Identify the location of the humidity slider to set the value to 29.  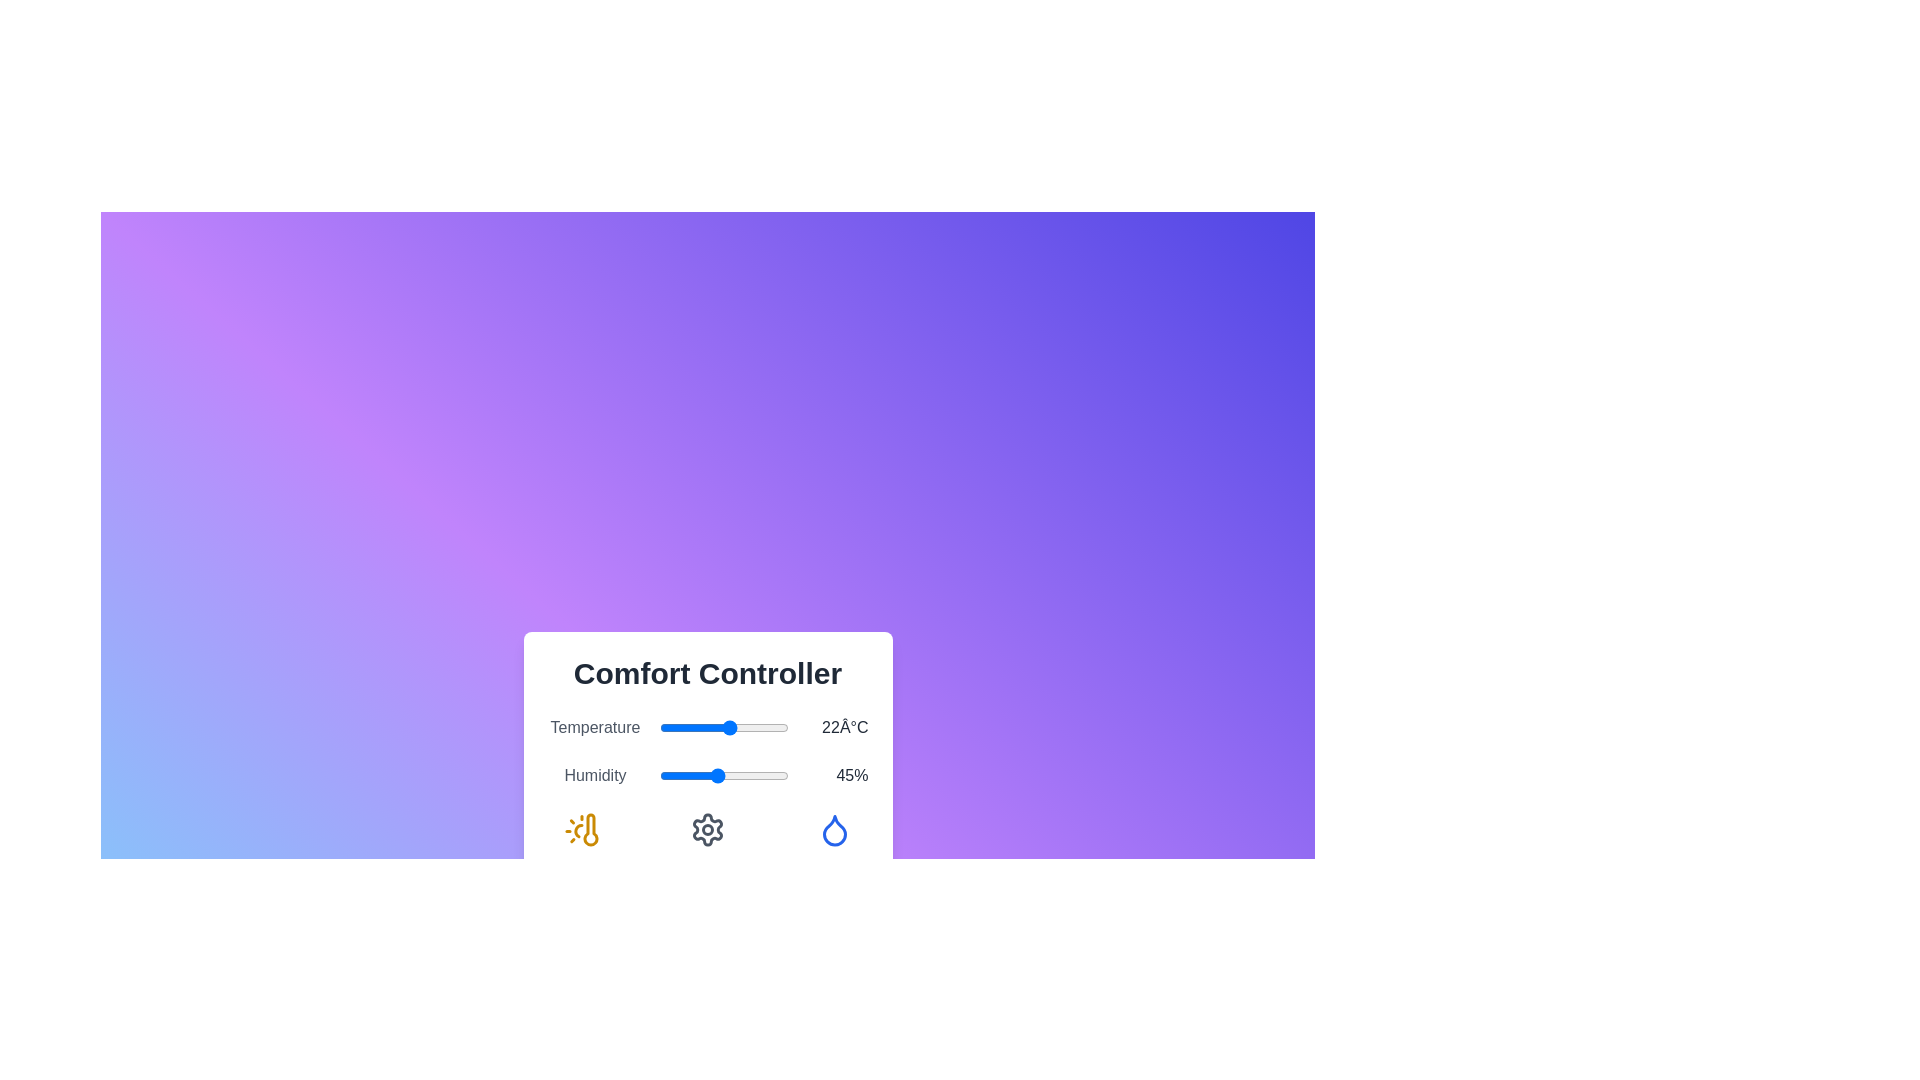
(696, 774).